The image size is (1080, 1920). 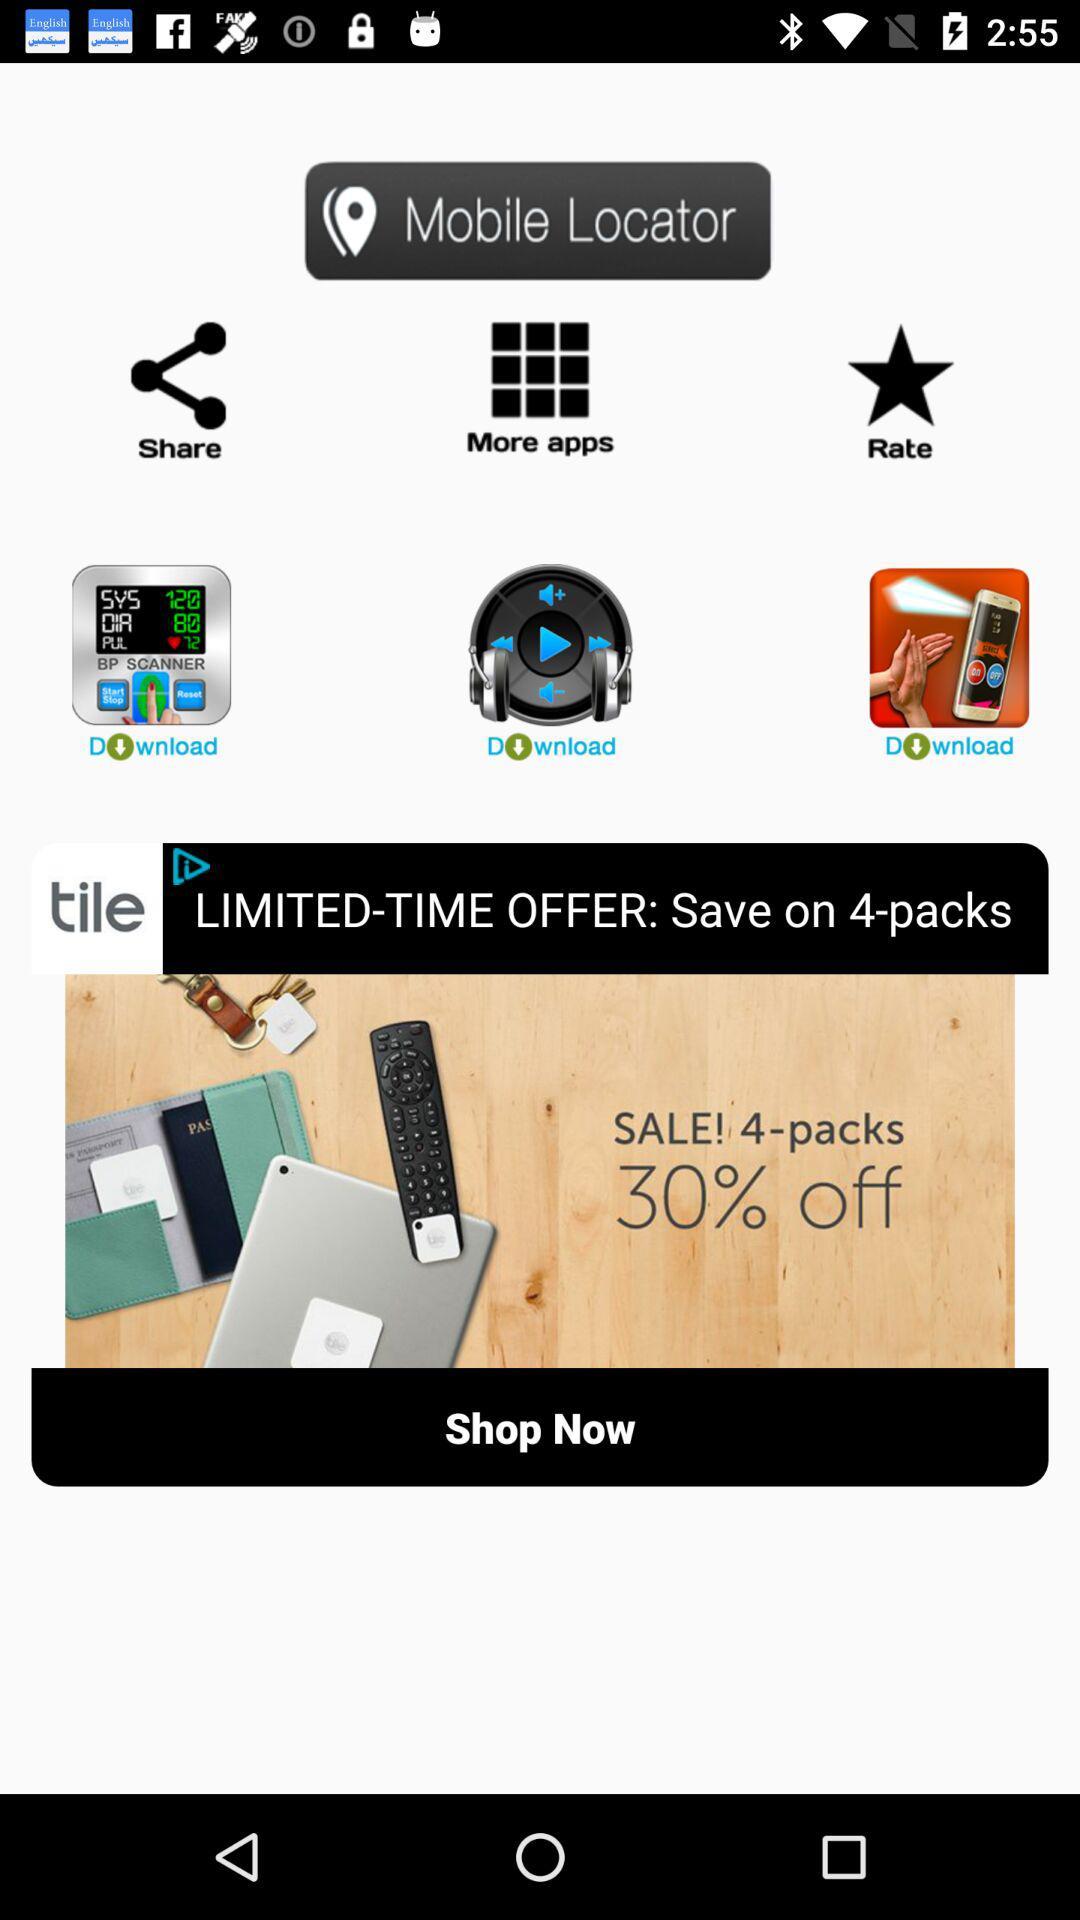 What do you see at coordinates (180, 391) in the screenshot?
I see `share the post` at bounding box center [180, 391].